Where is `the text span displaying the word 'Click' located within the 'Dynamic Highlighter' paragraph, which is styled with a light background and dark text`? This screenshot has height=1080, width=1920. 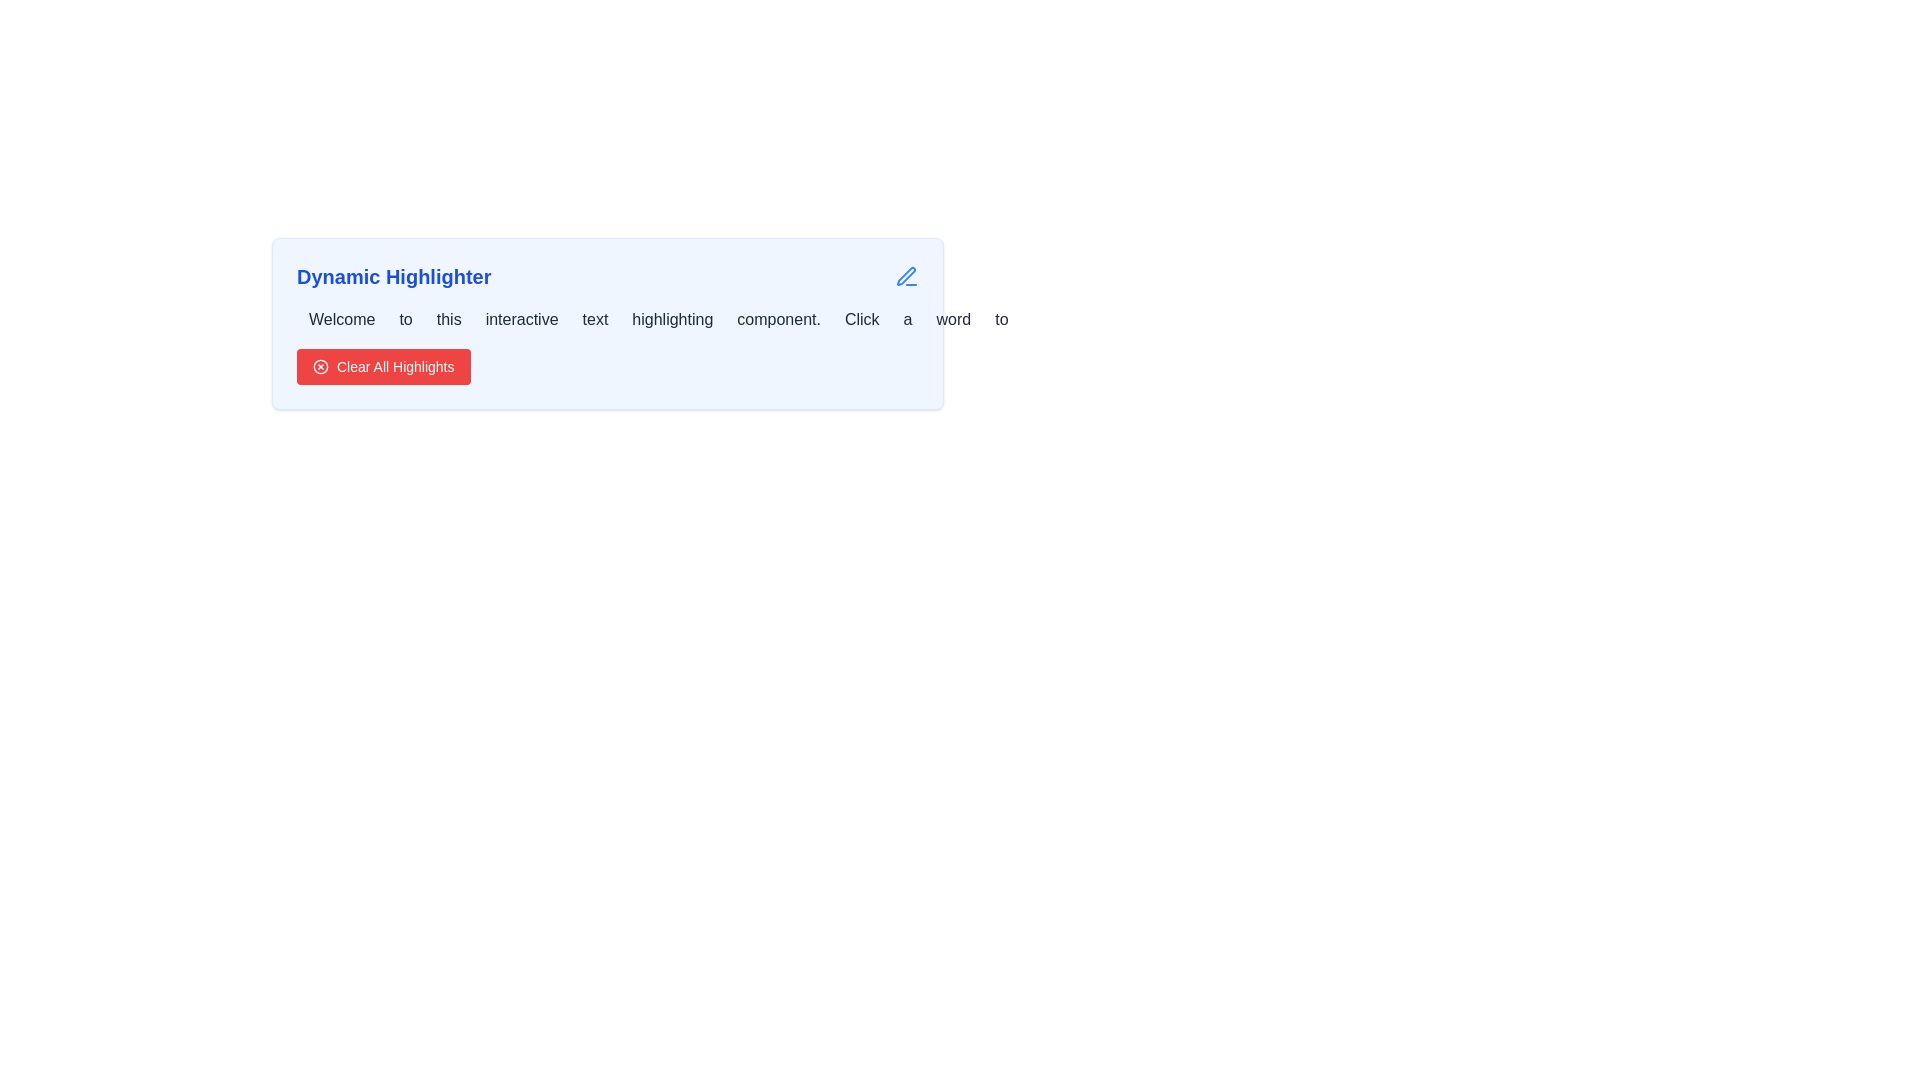
the text span displaying the word 'Click' located within the 'Dynamic Highlighter' paragraph, which is styled with a light background and dark text is located at coordinates (862, 318).